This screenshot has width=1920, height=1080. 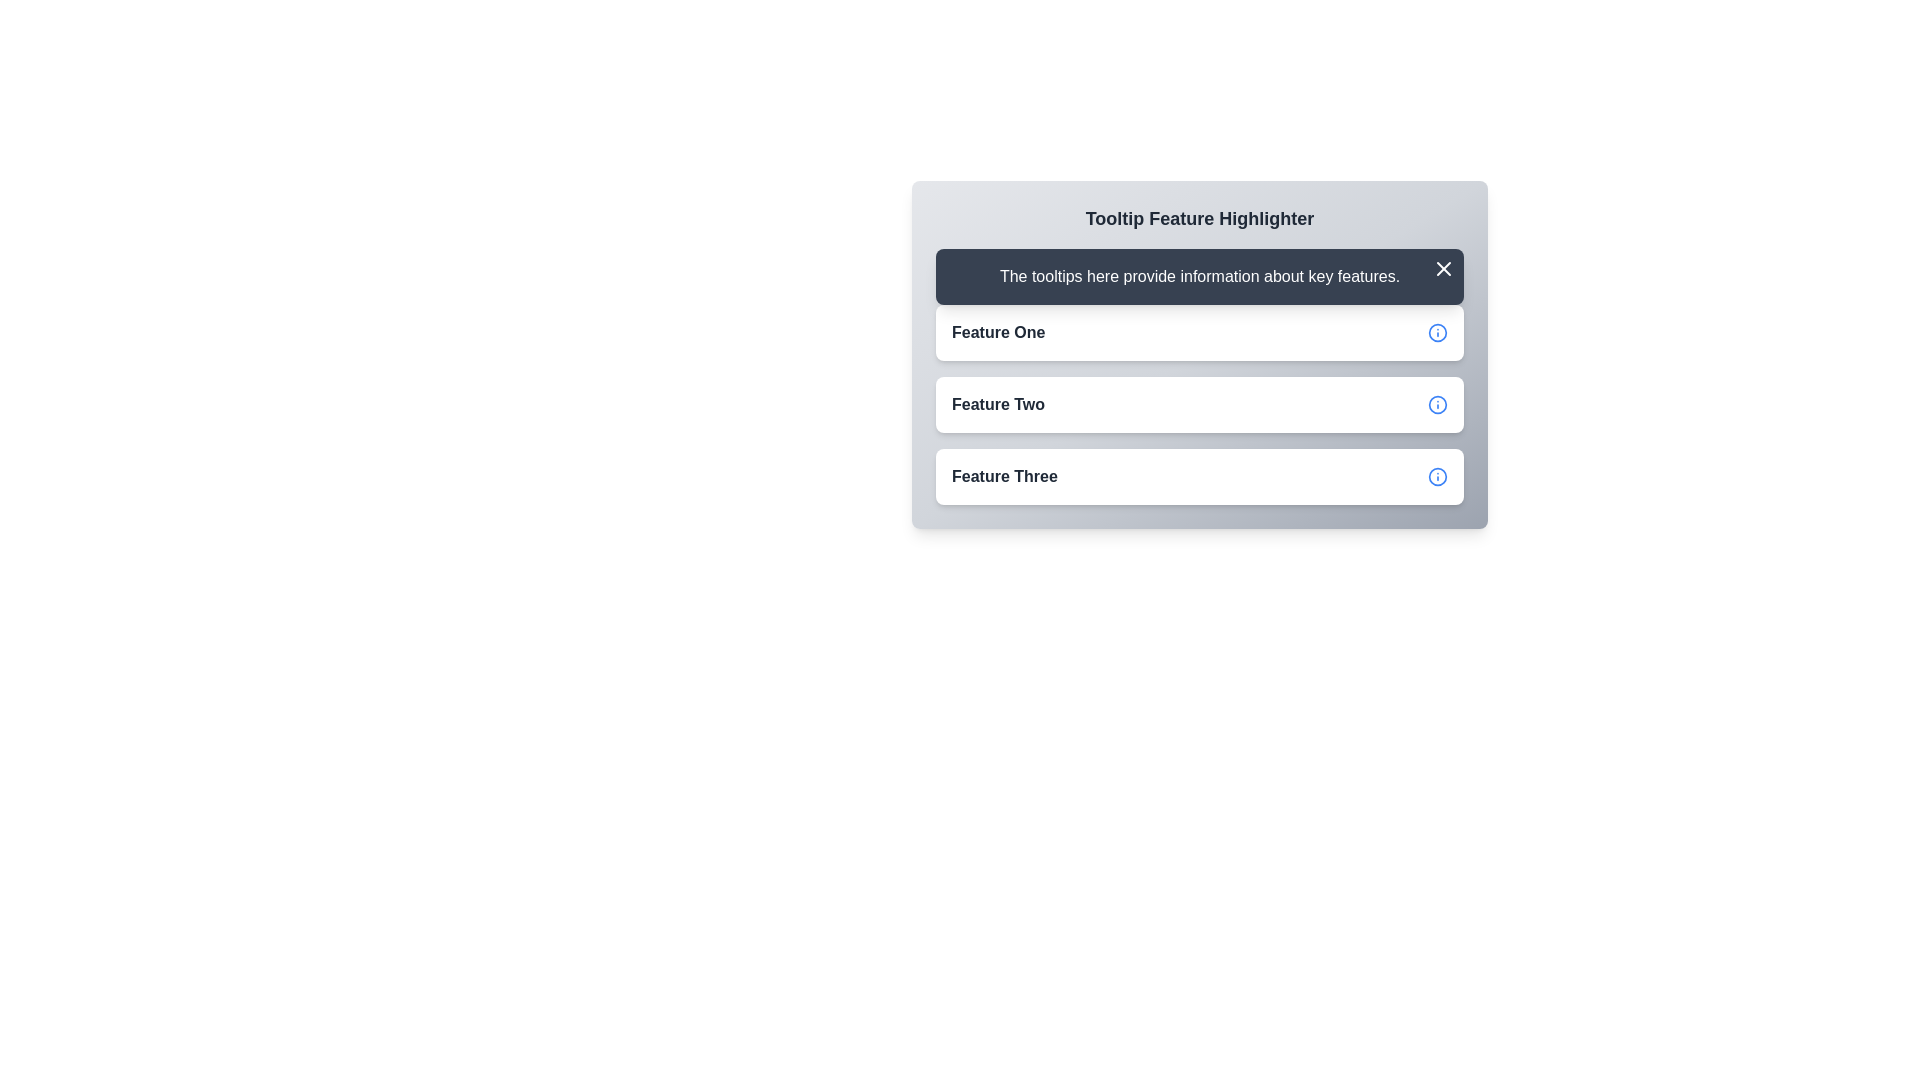 I want to click on the SVG Circle element with a radius of 10 units that is part of an icon located to the right of the 'Feature One' button, so click(x=1437, y=331).